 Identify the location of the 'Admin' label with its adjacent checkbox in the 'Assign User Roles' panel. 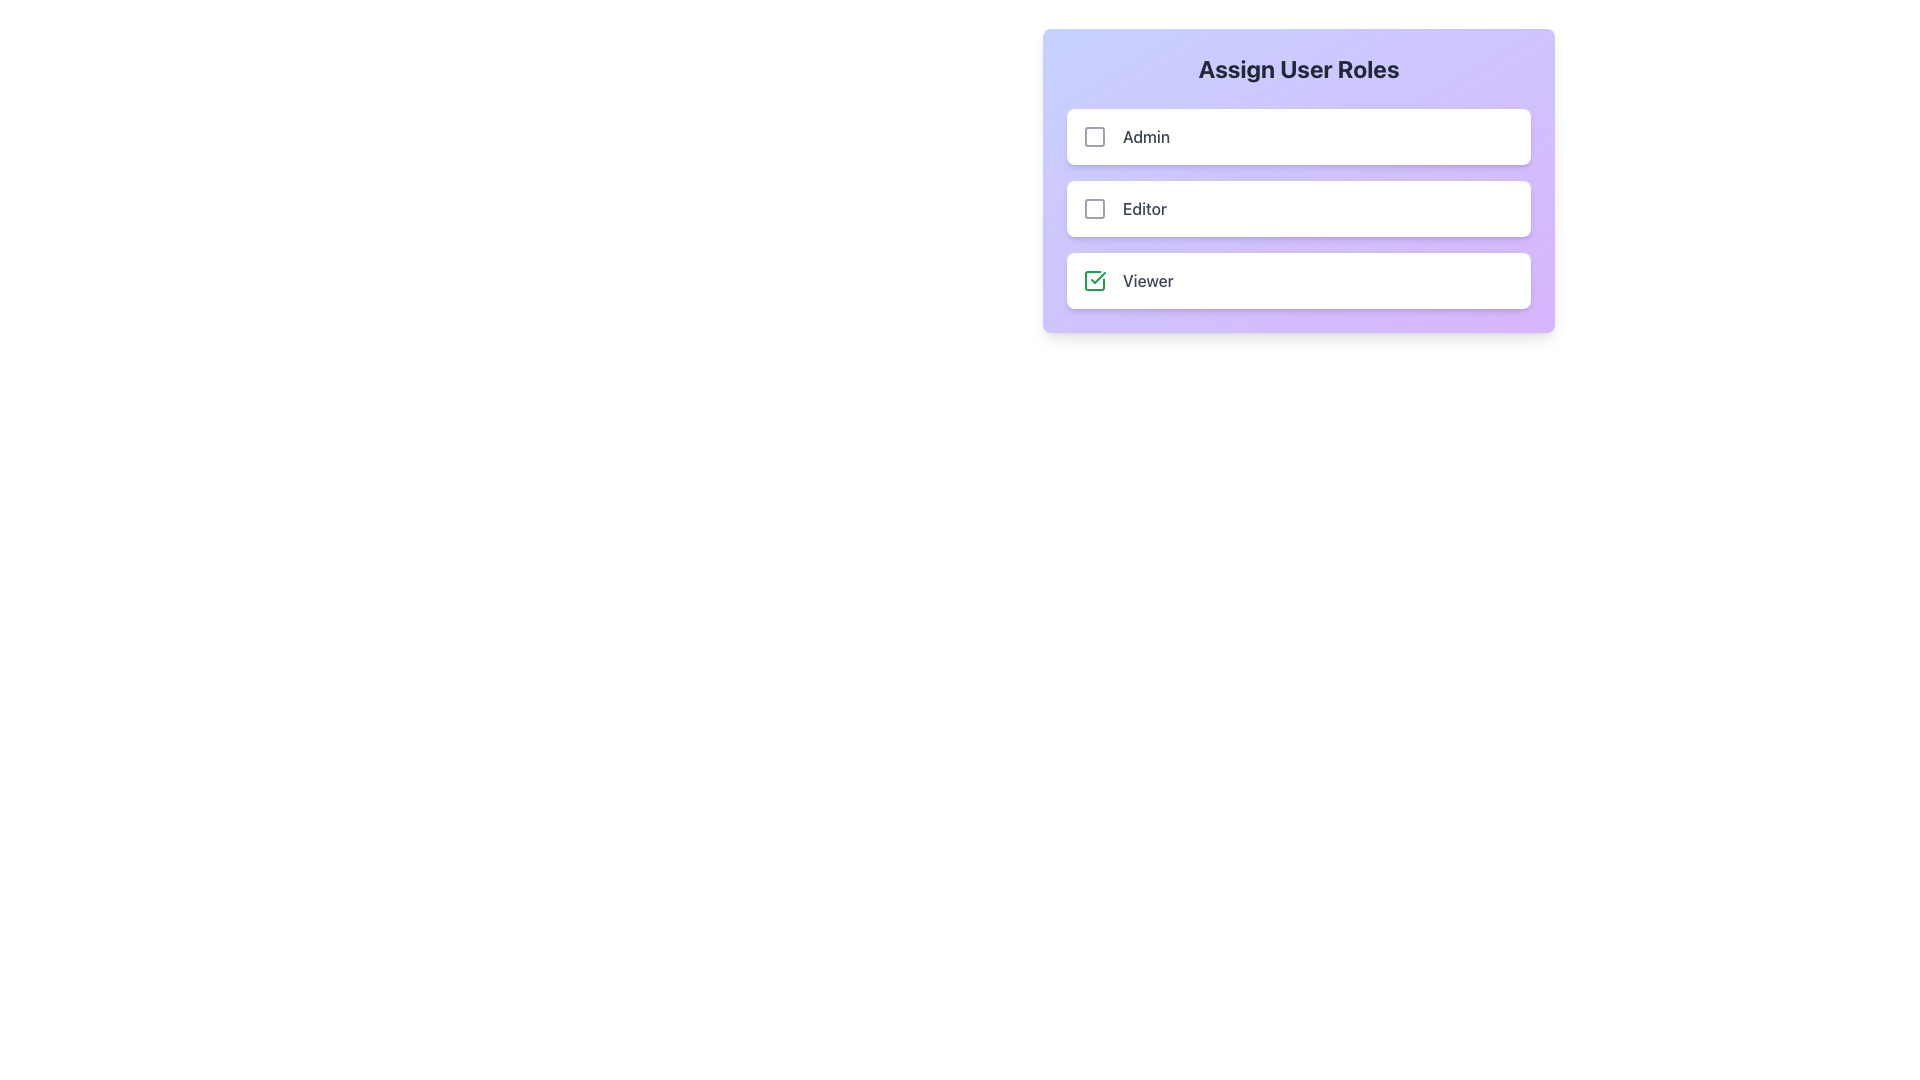
(1126, 136).